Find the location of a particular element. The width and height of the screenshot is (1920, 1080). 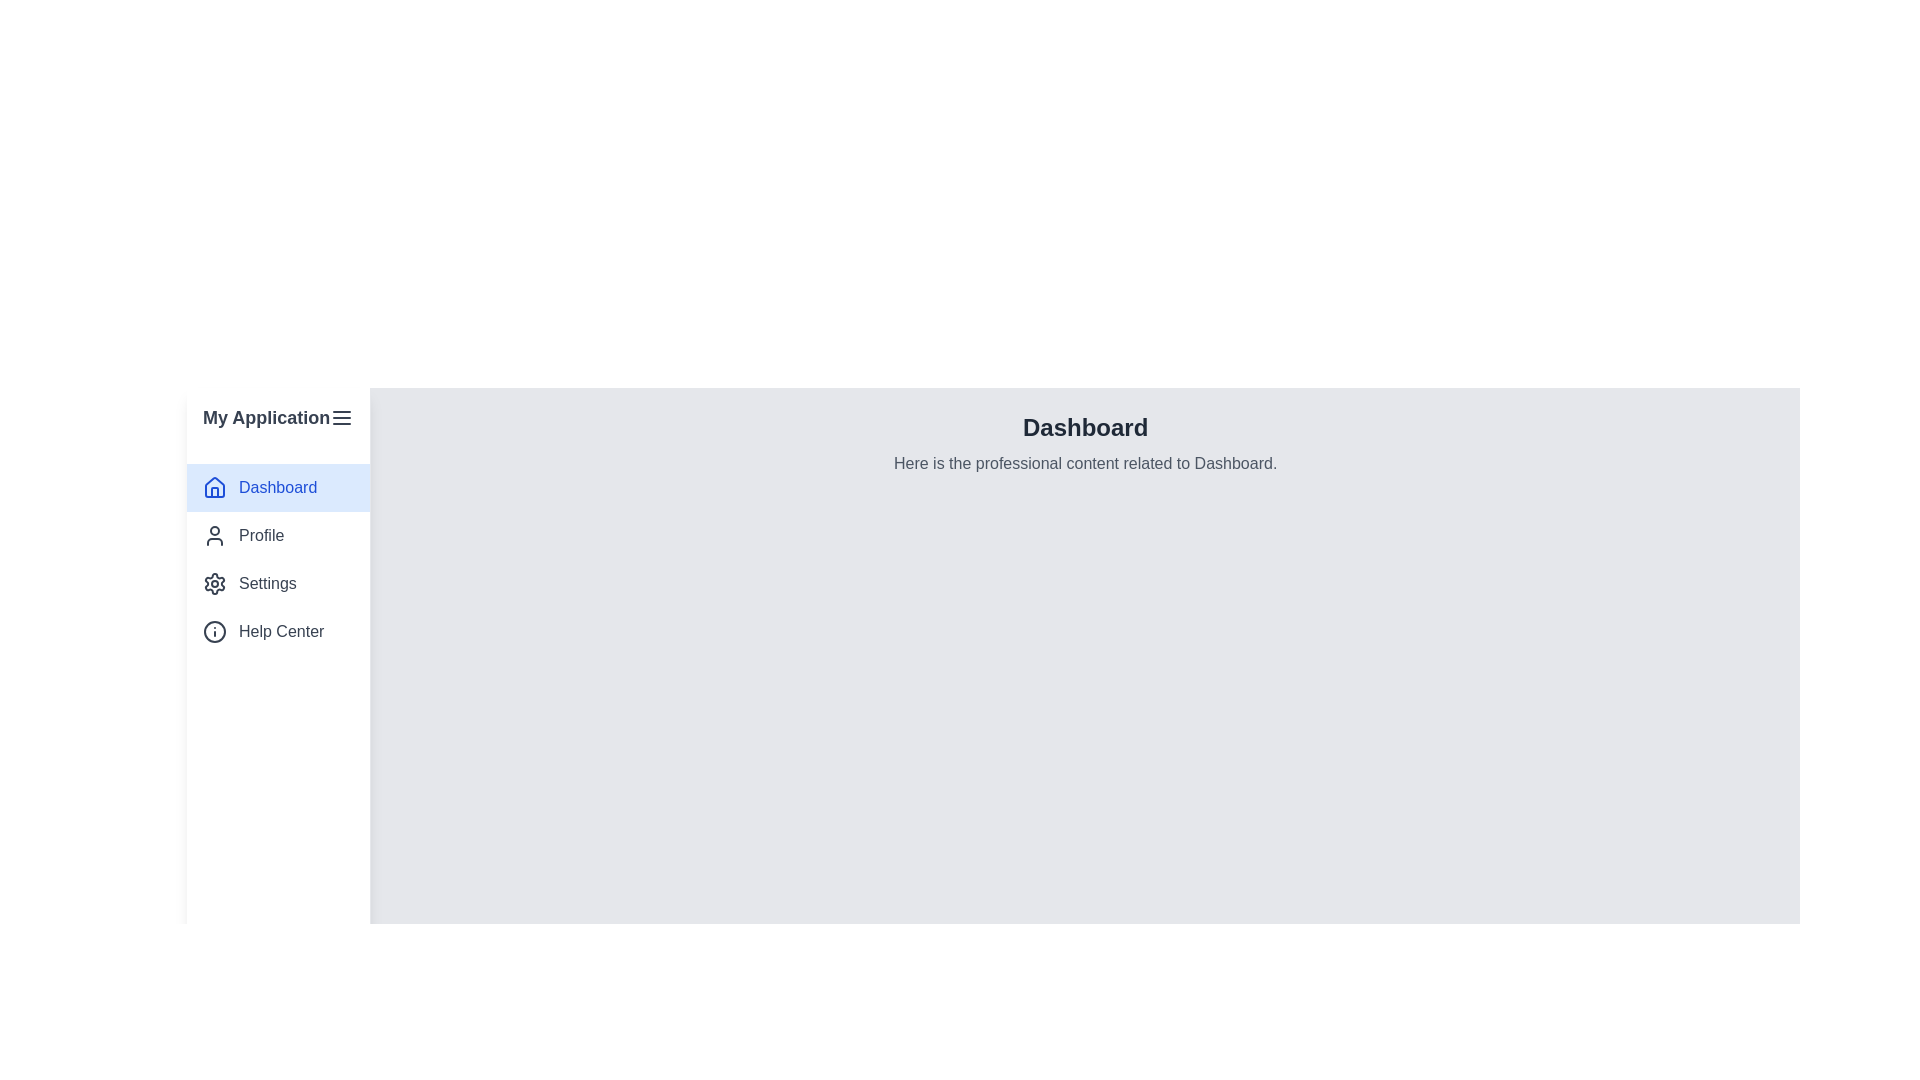

the Header with navigation toggle that contains the text 'My Application' and a menu toggle icon is located at coordinates (277, 416).